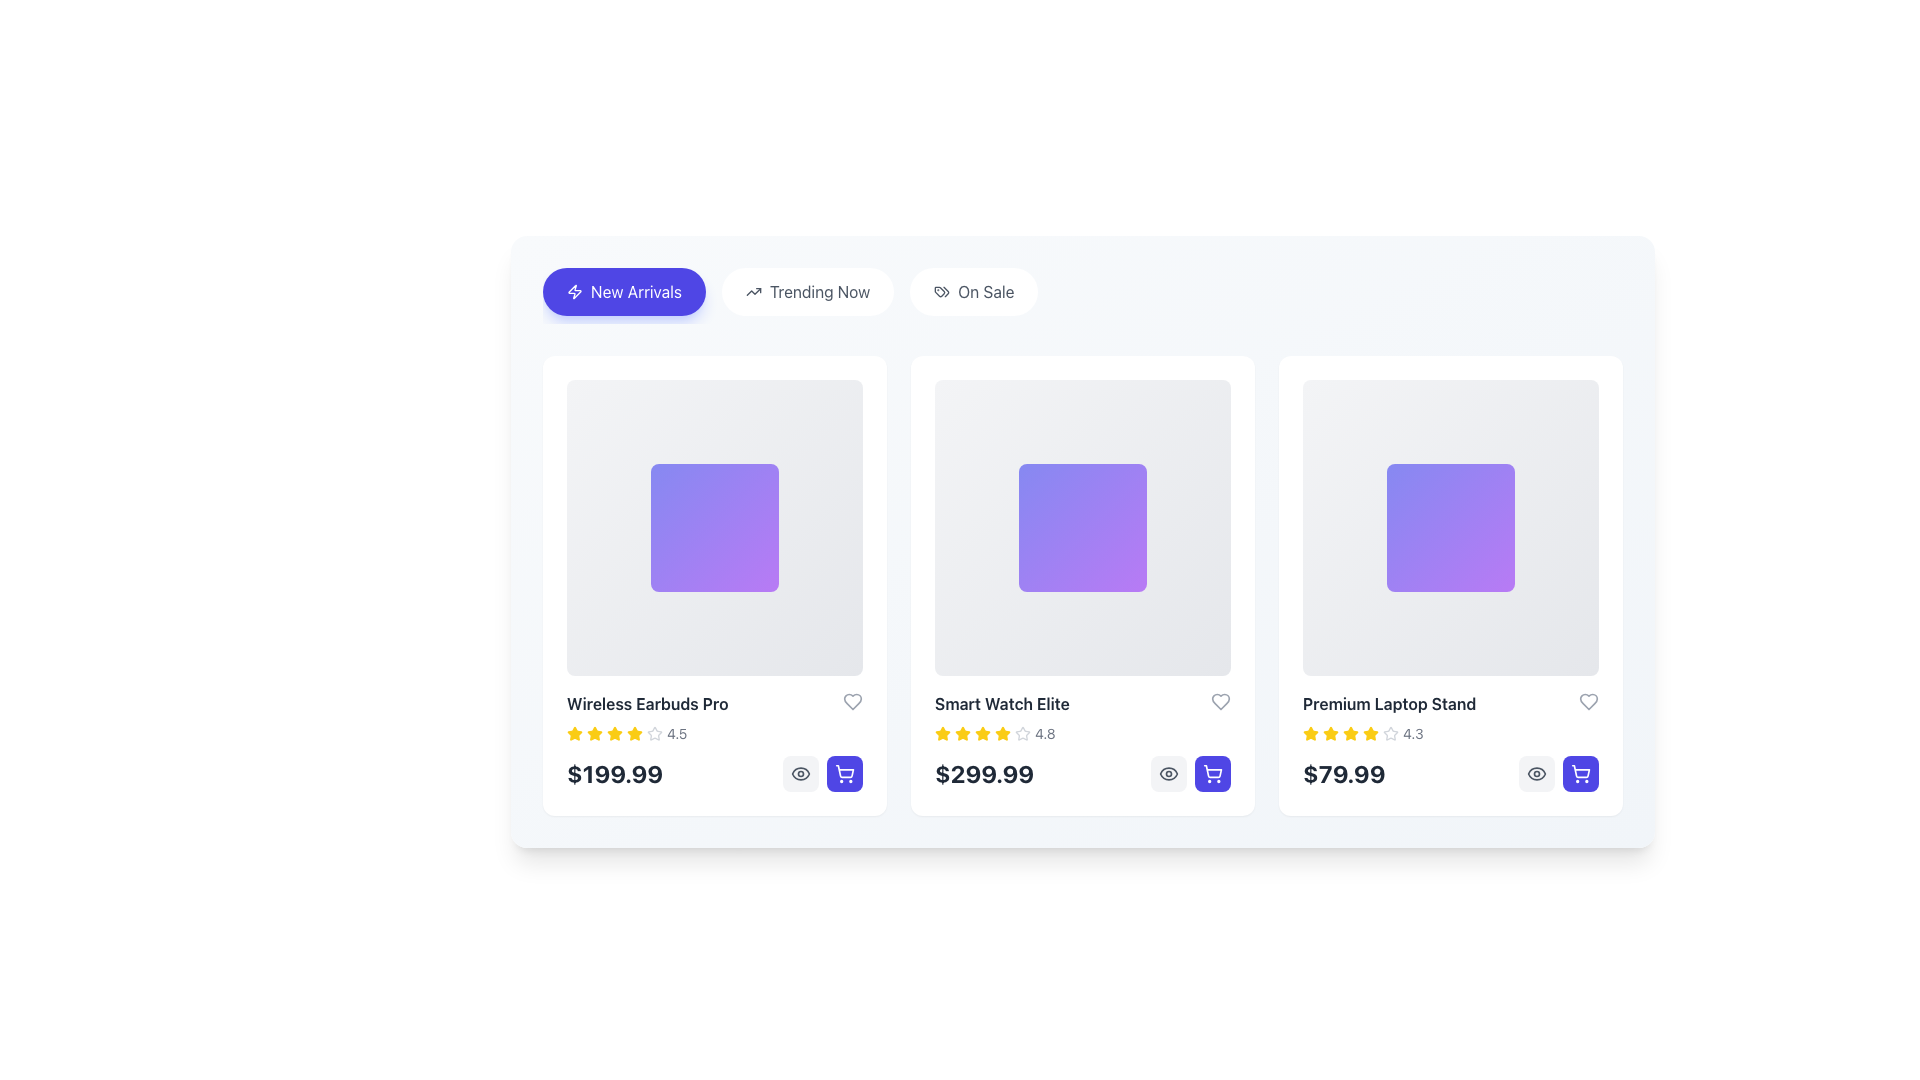  I want to click on the heart icon in the top-right corner of the 'Premium Laptop Stand' card, so click(1587, 701).